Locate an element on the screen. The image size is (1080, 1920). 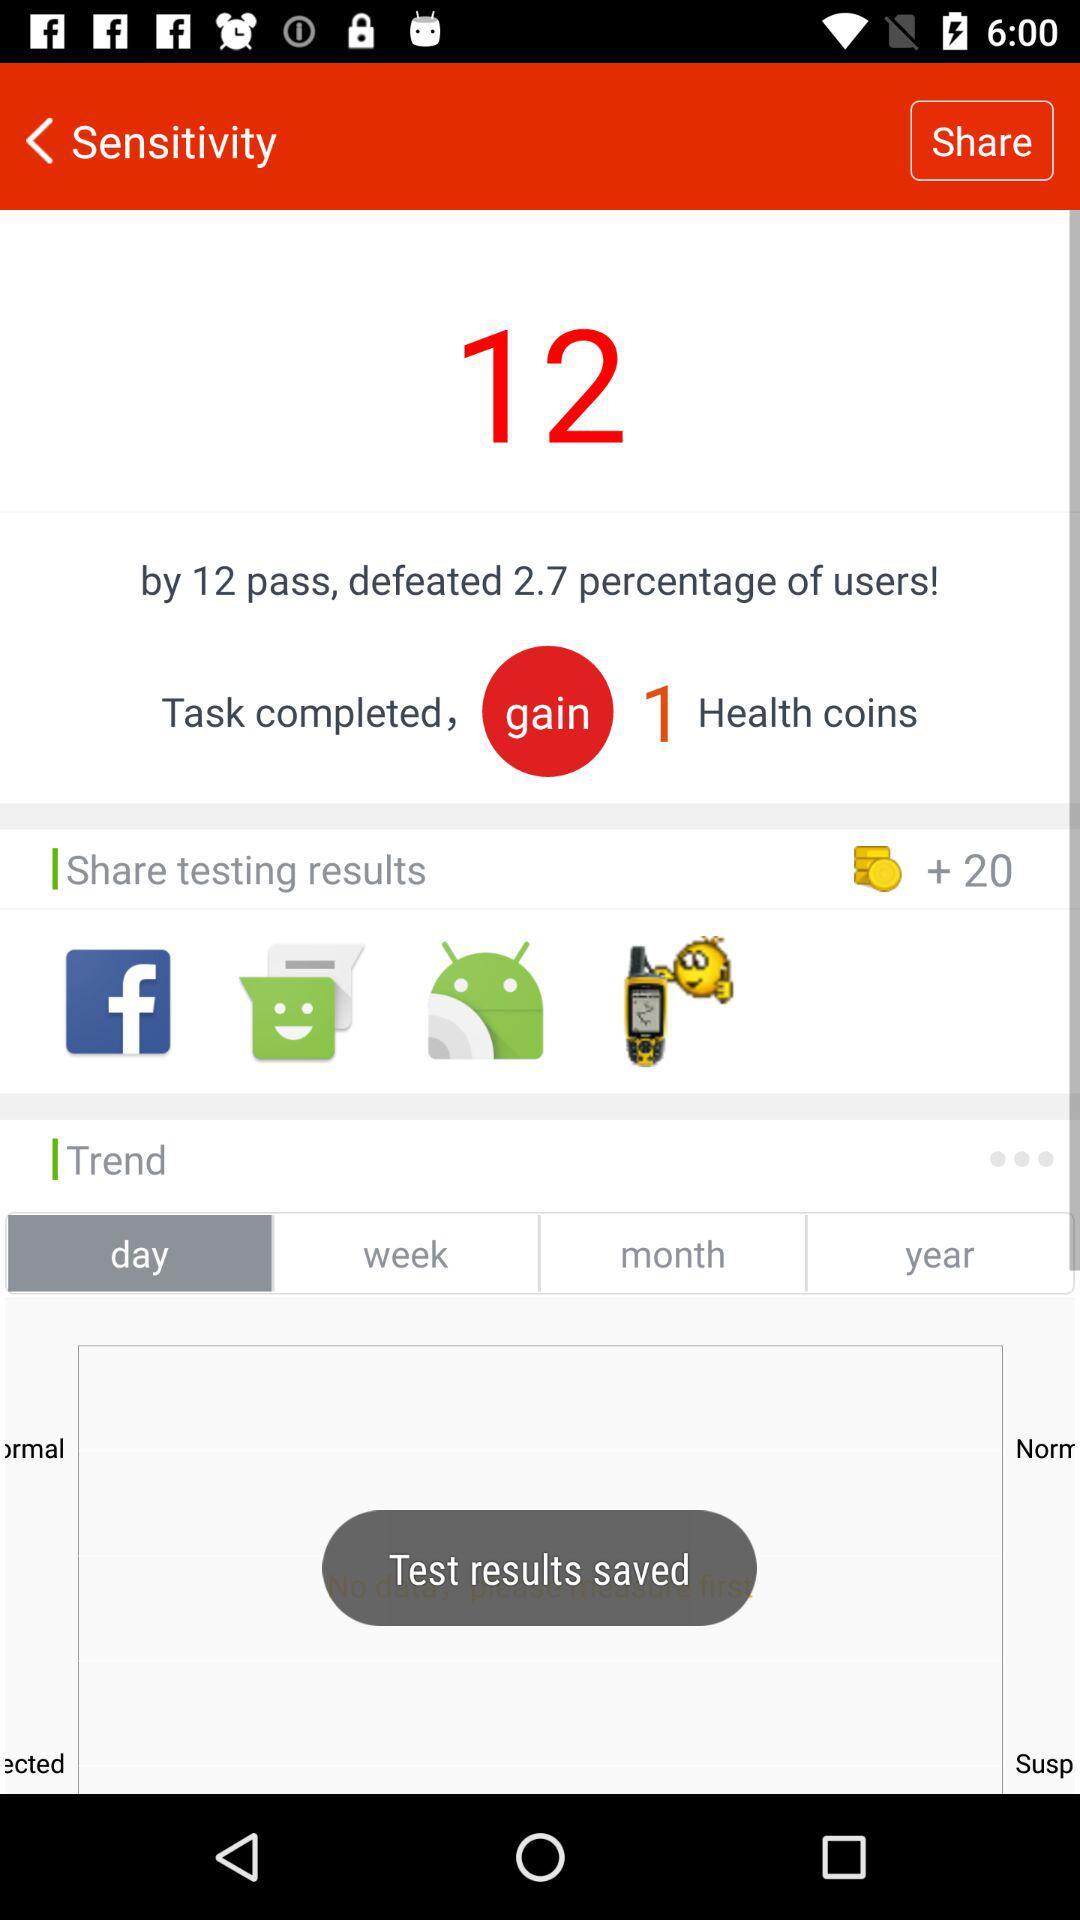
the coin symbol before 20 is located at coordinates (877, 868).